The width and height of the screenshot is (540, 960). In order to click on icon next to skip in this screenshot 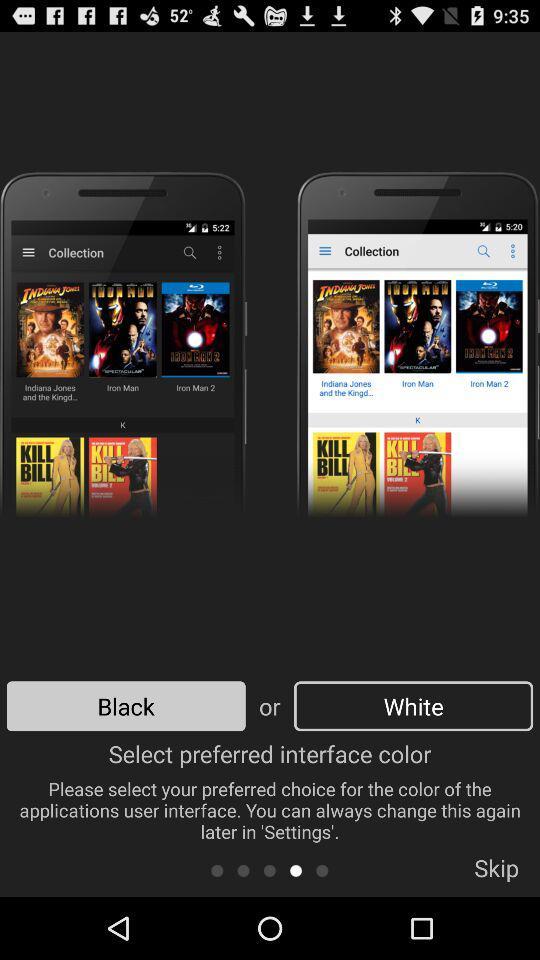, I will do `click(322, 869)`.